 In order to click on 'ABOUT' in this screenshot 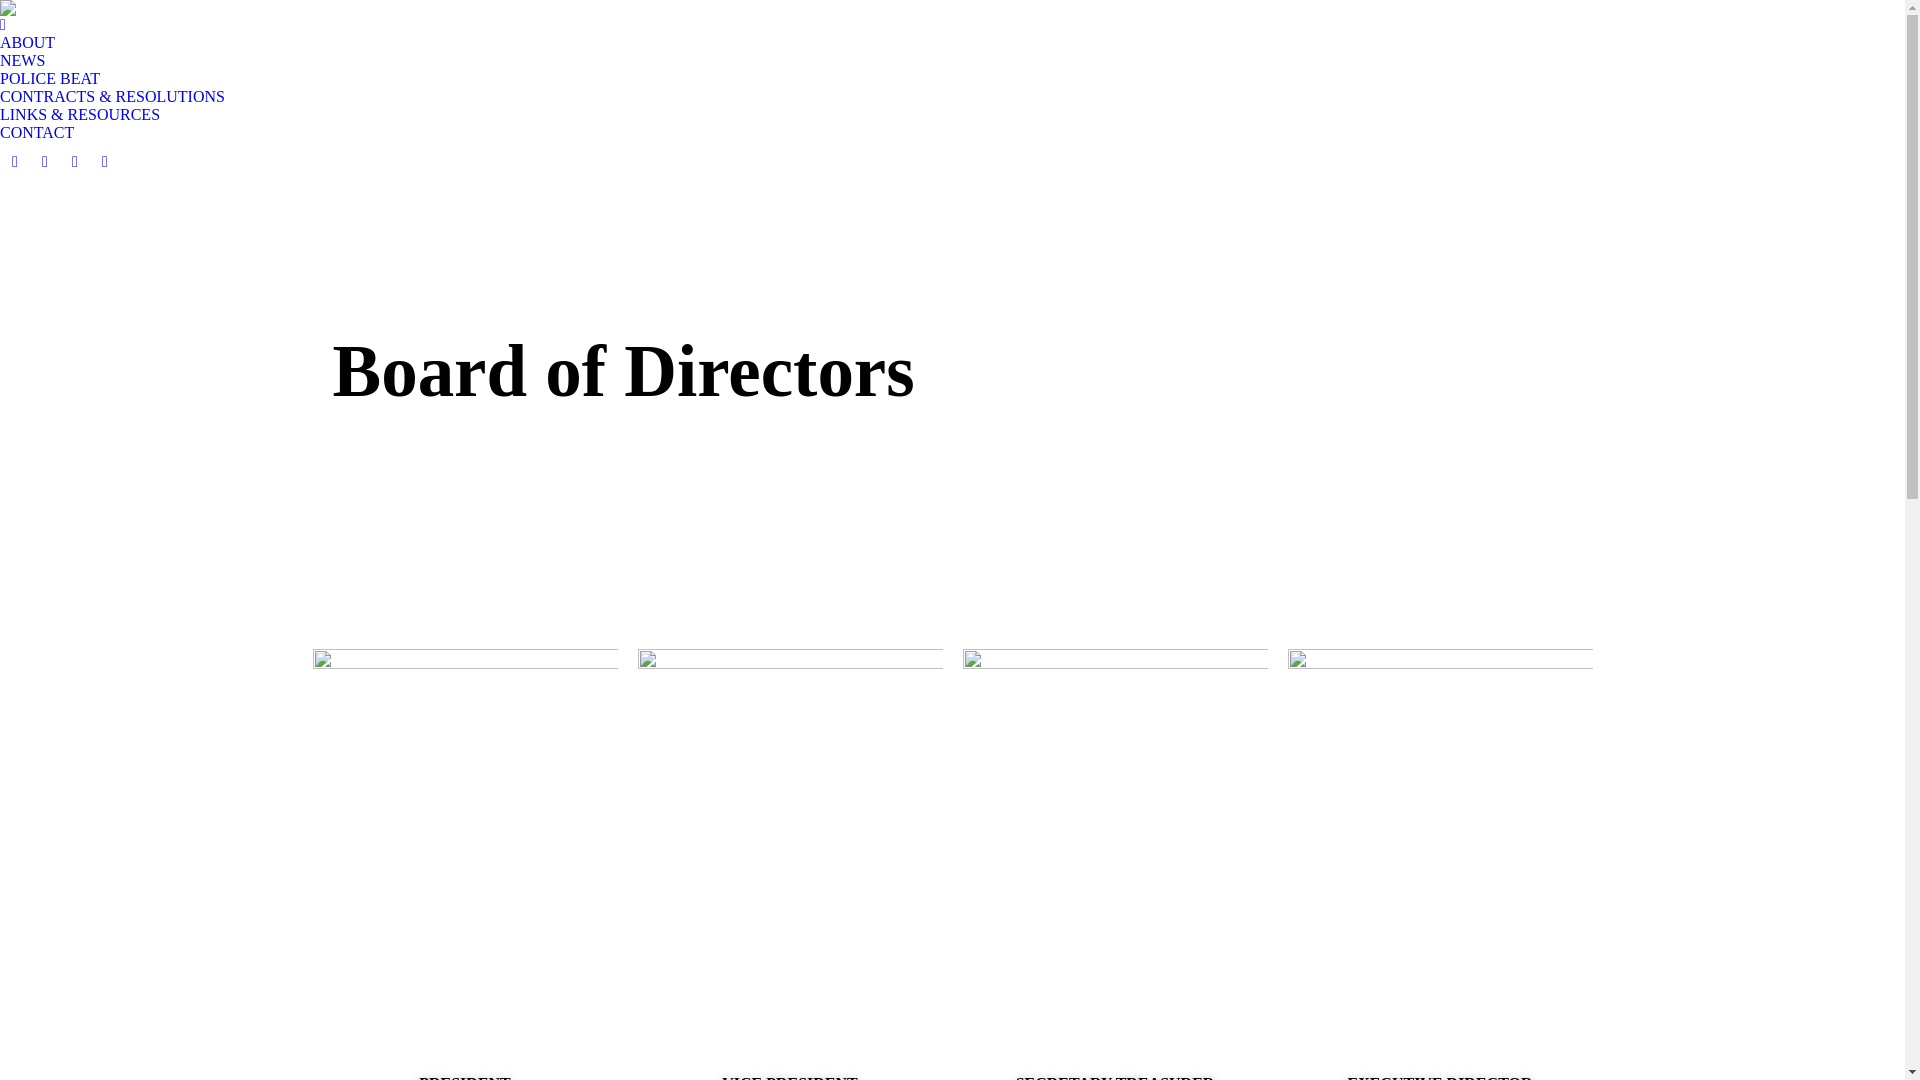, I will do `click(27, 34)`.